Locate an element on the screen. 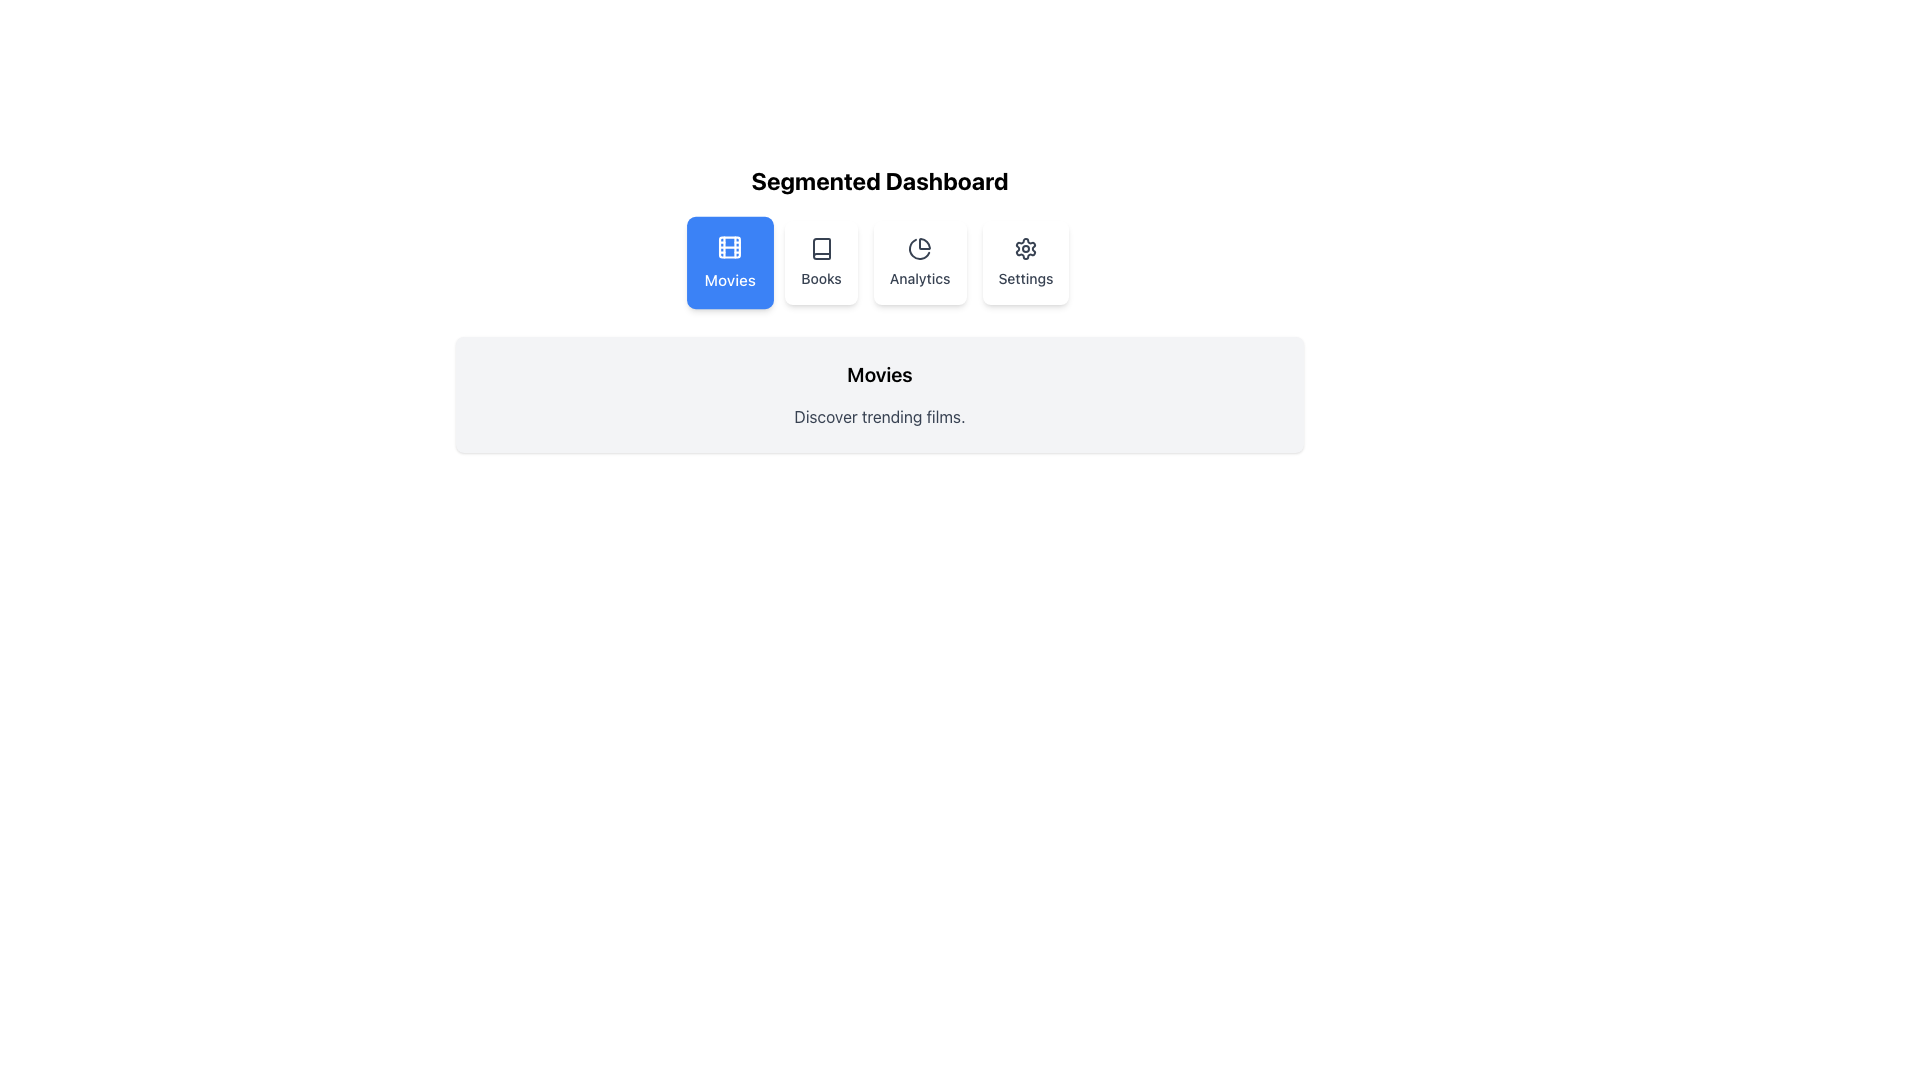 The height and width of the screenshot is (1080, 1920). the centered text heading labeled 'Movies' which is displayed in bold and larger font, positioned above the secondary text 'Discover trending films.' is located at coordinates (879, 374).